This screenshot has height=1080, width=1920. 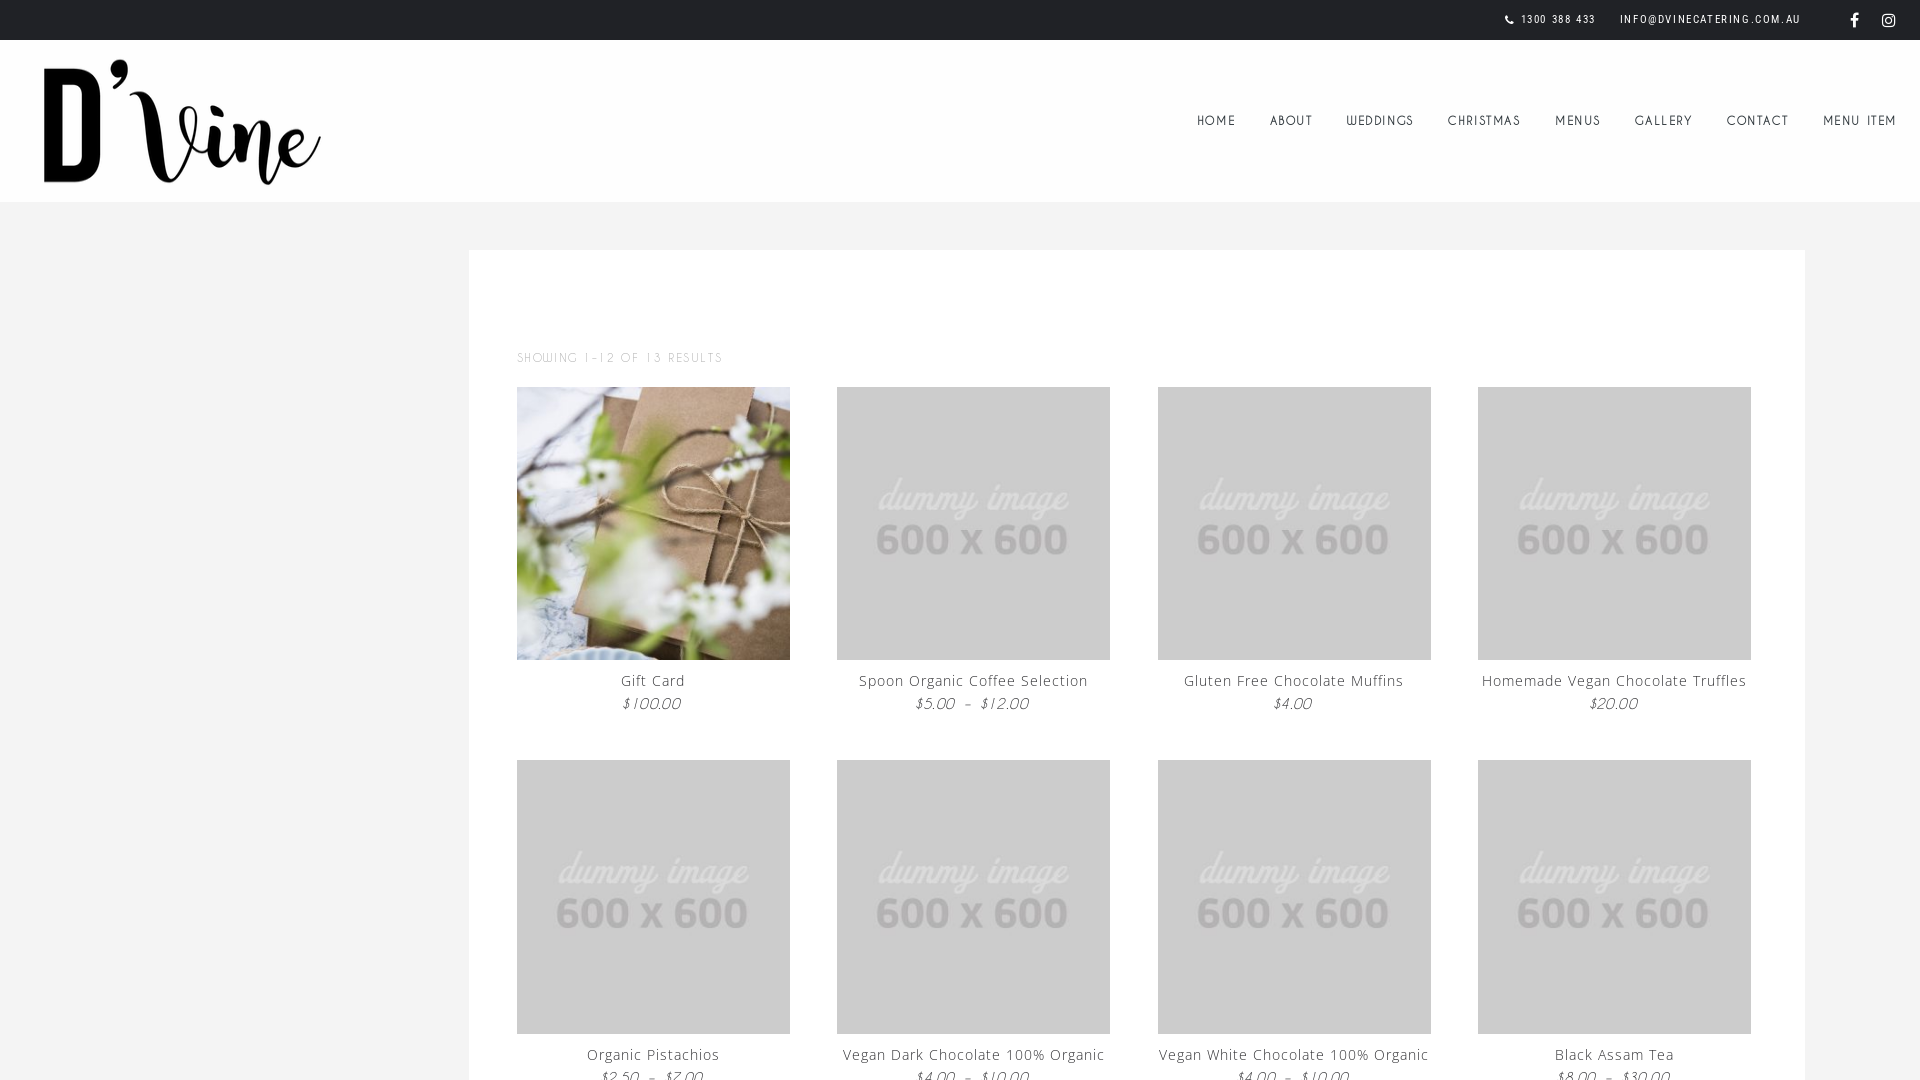 What do you see at coordinates (1379, 119) in the screenshot?
I see `'WEDDINGS'` at bounding box center [1379, 119].